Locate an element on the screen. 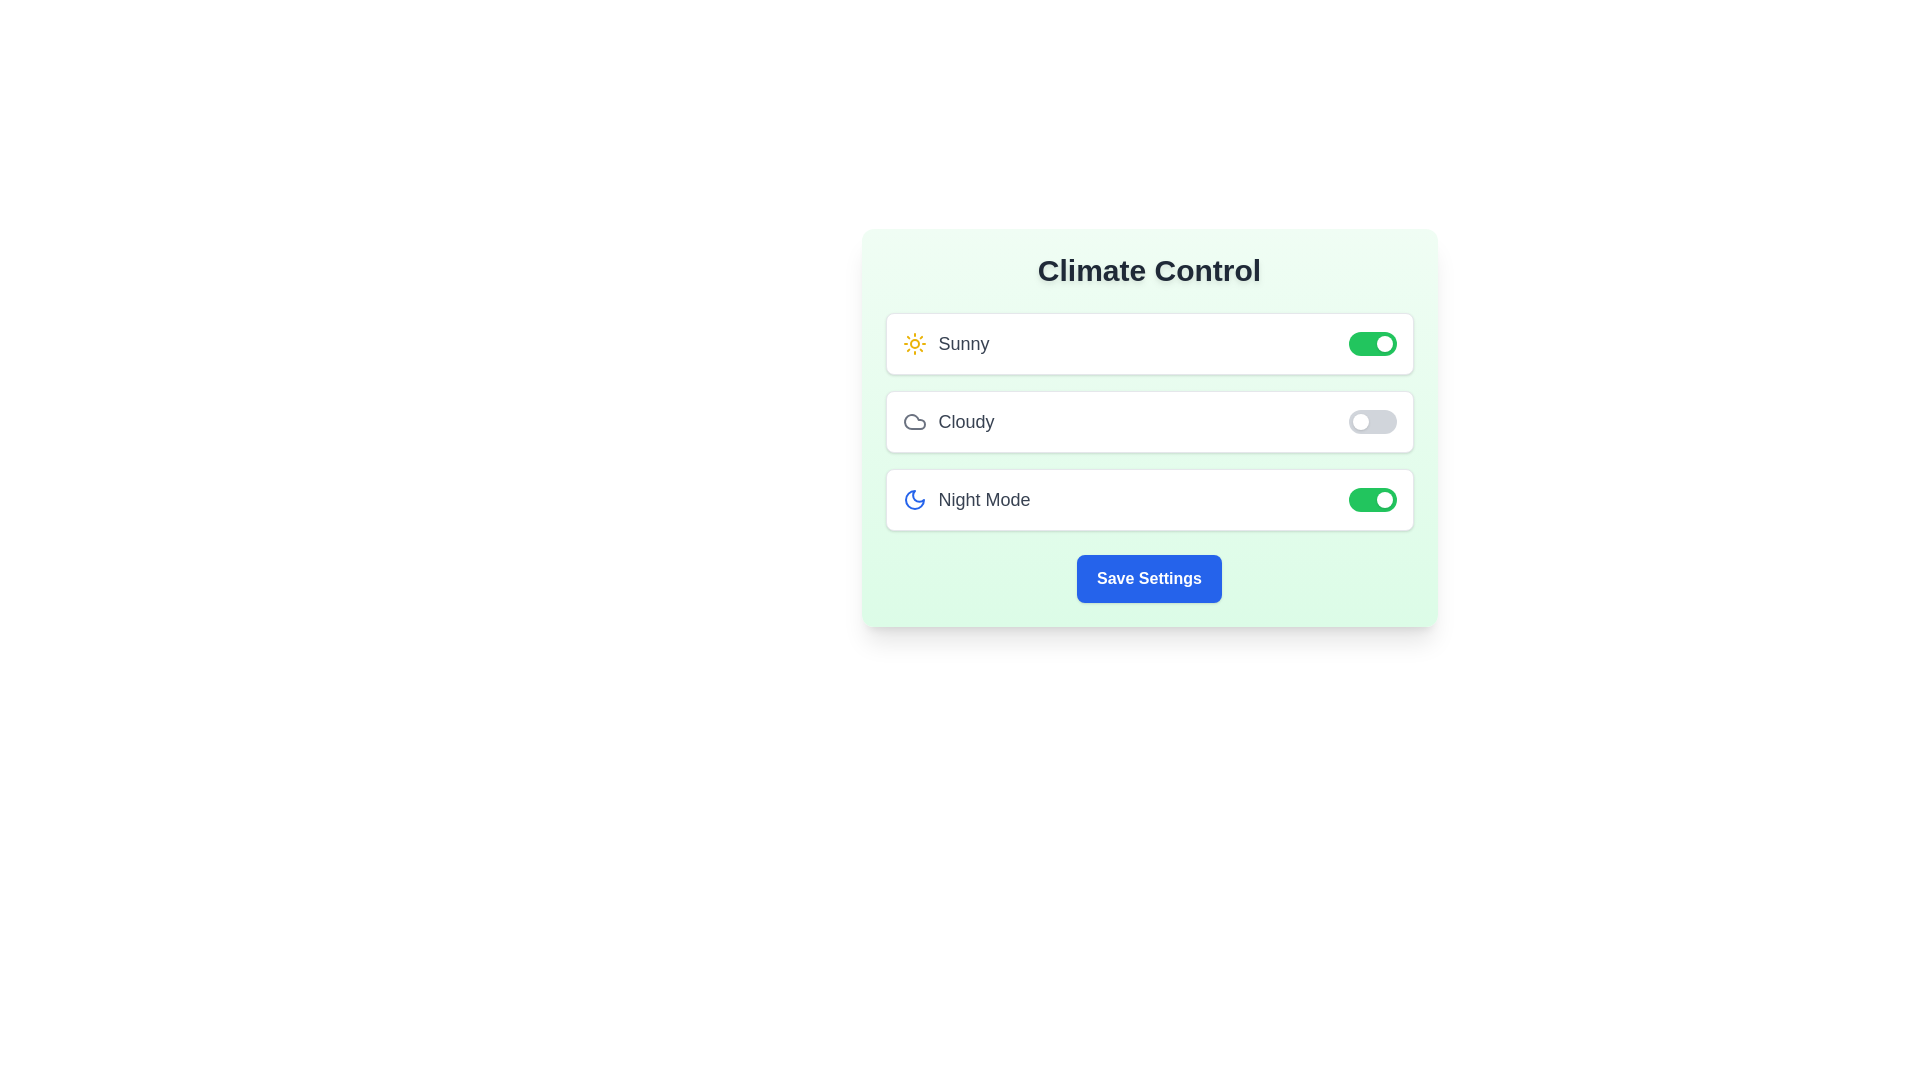 Image resolution: width=1920 pixels, height=1080 pixels. the text label for Sunny is located at coordinates (944, 342).